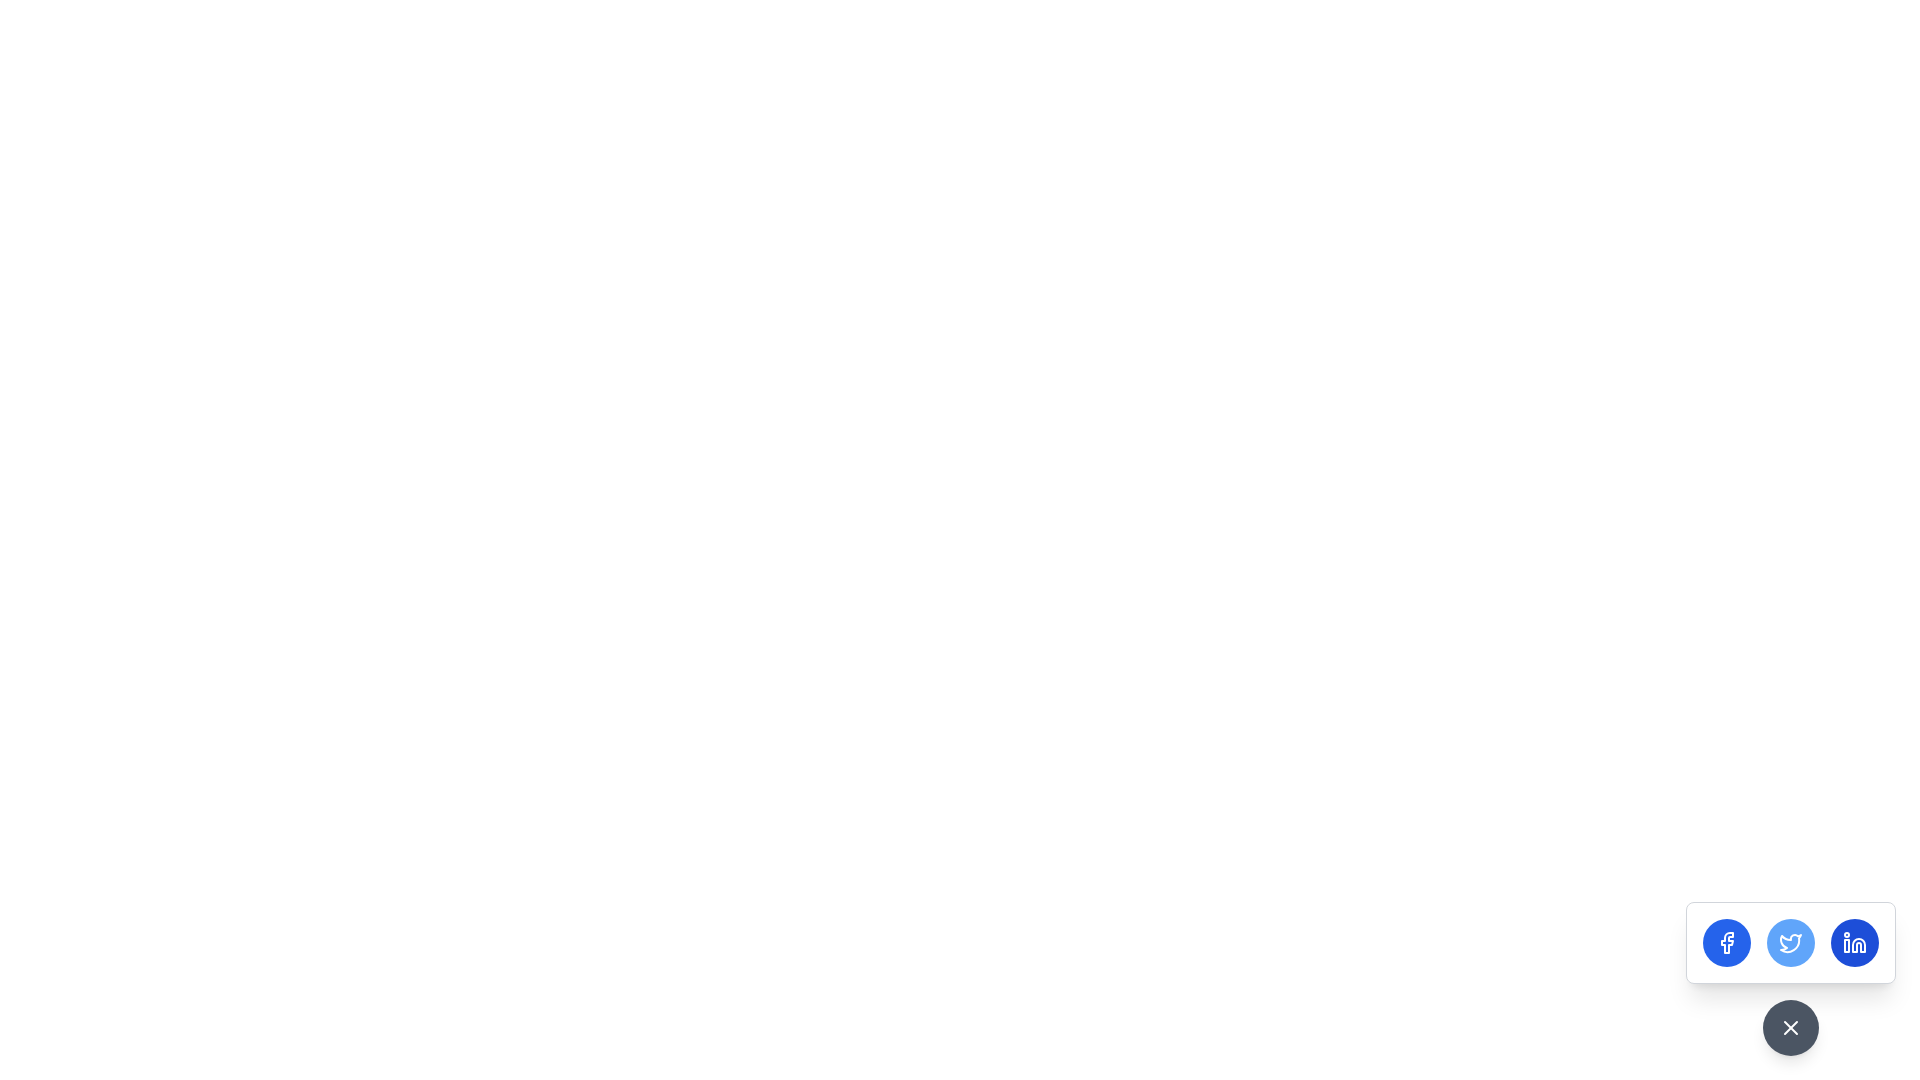  Describe the element at coordinates (1726, 942) in the screenshot. I see `the blue circular Facebook icon button located at the bottom right corner of the interface` at that location.